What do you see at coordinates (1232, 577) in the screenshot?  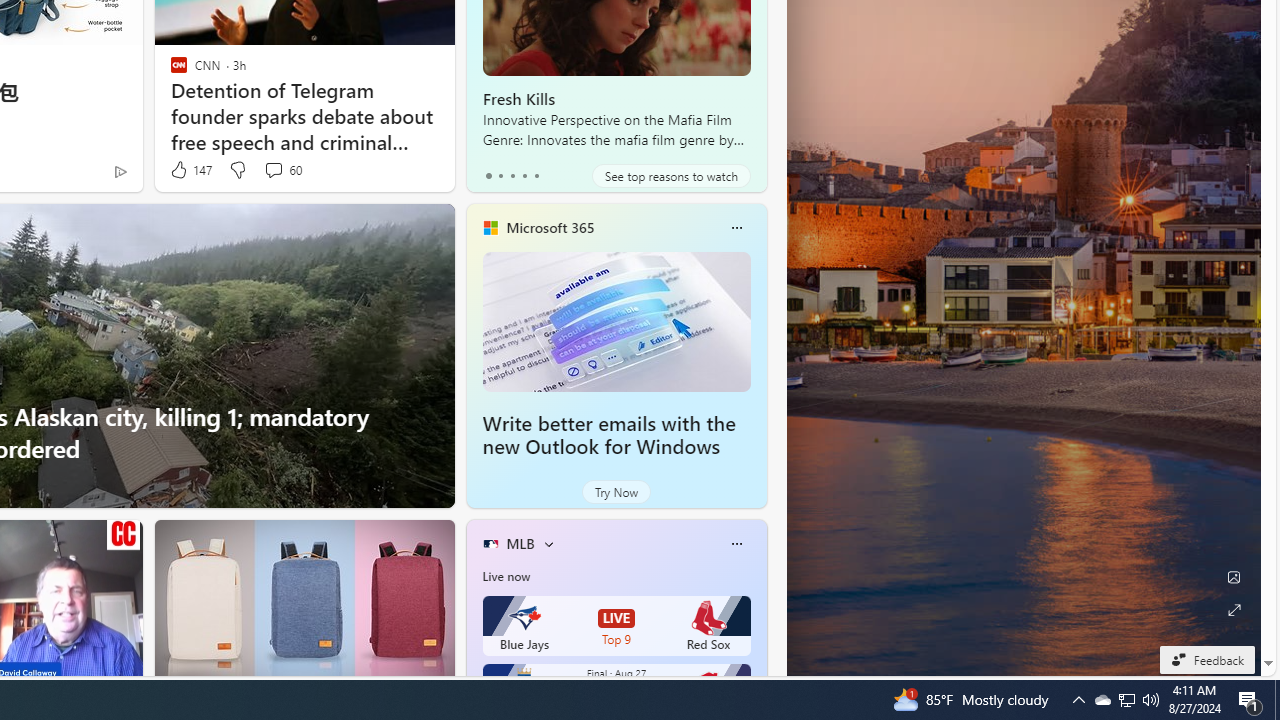 I see `'Edit Background'` at bounding box center [1232, 577].